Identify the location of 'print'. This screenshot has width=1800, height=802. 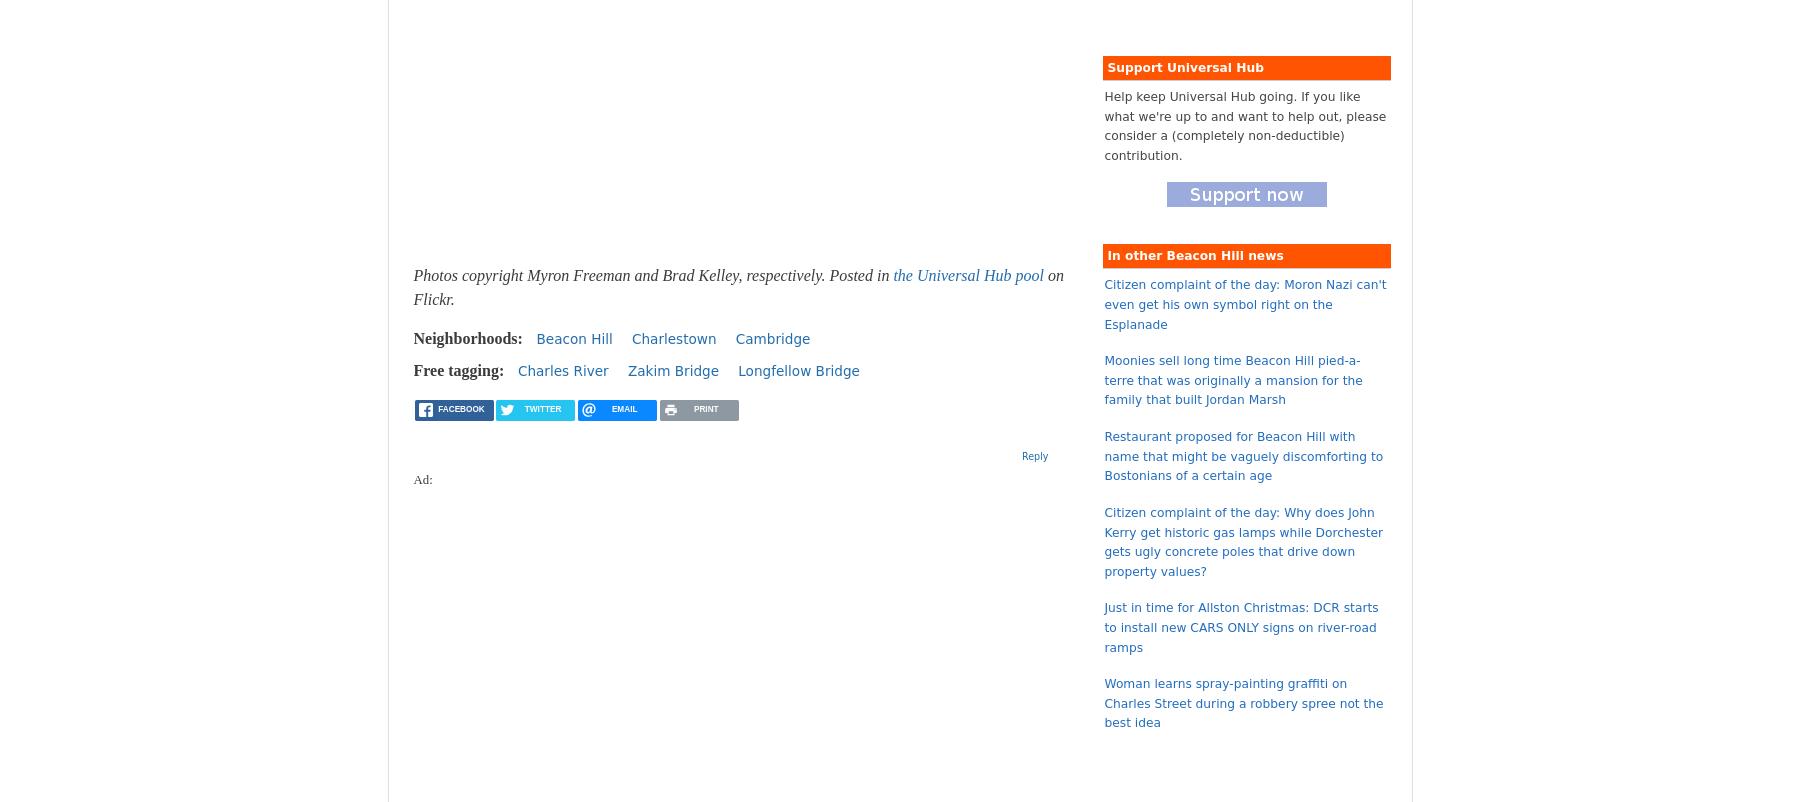
(704, 408).